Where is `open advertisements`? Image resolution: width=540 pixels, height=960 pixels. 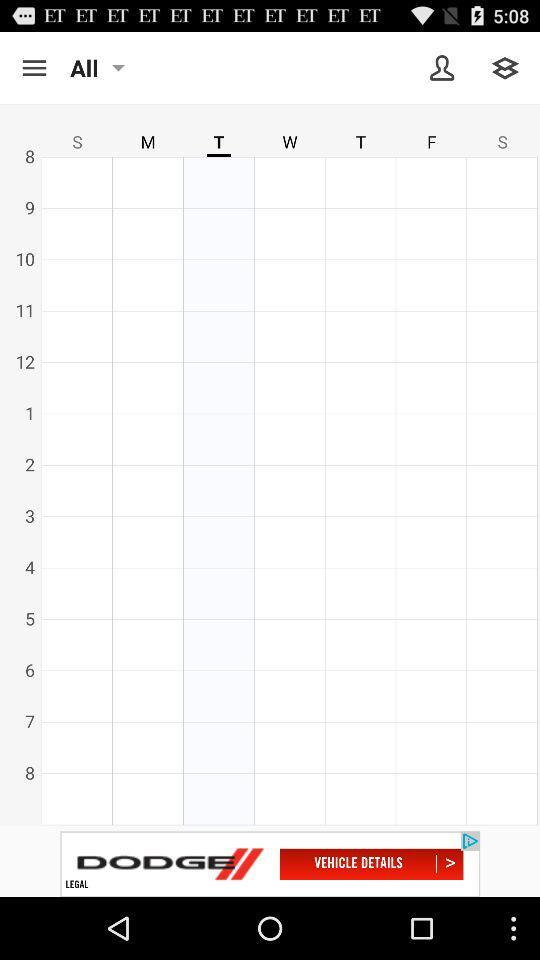
open advertisements is located at coordinates (270, 863).